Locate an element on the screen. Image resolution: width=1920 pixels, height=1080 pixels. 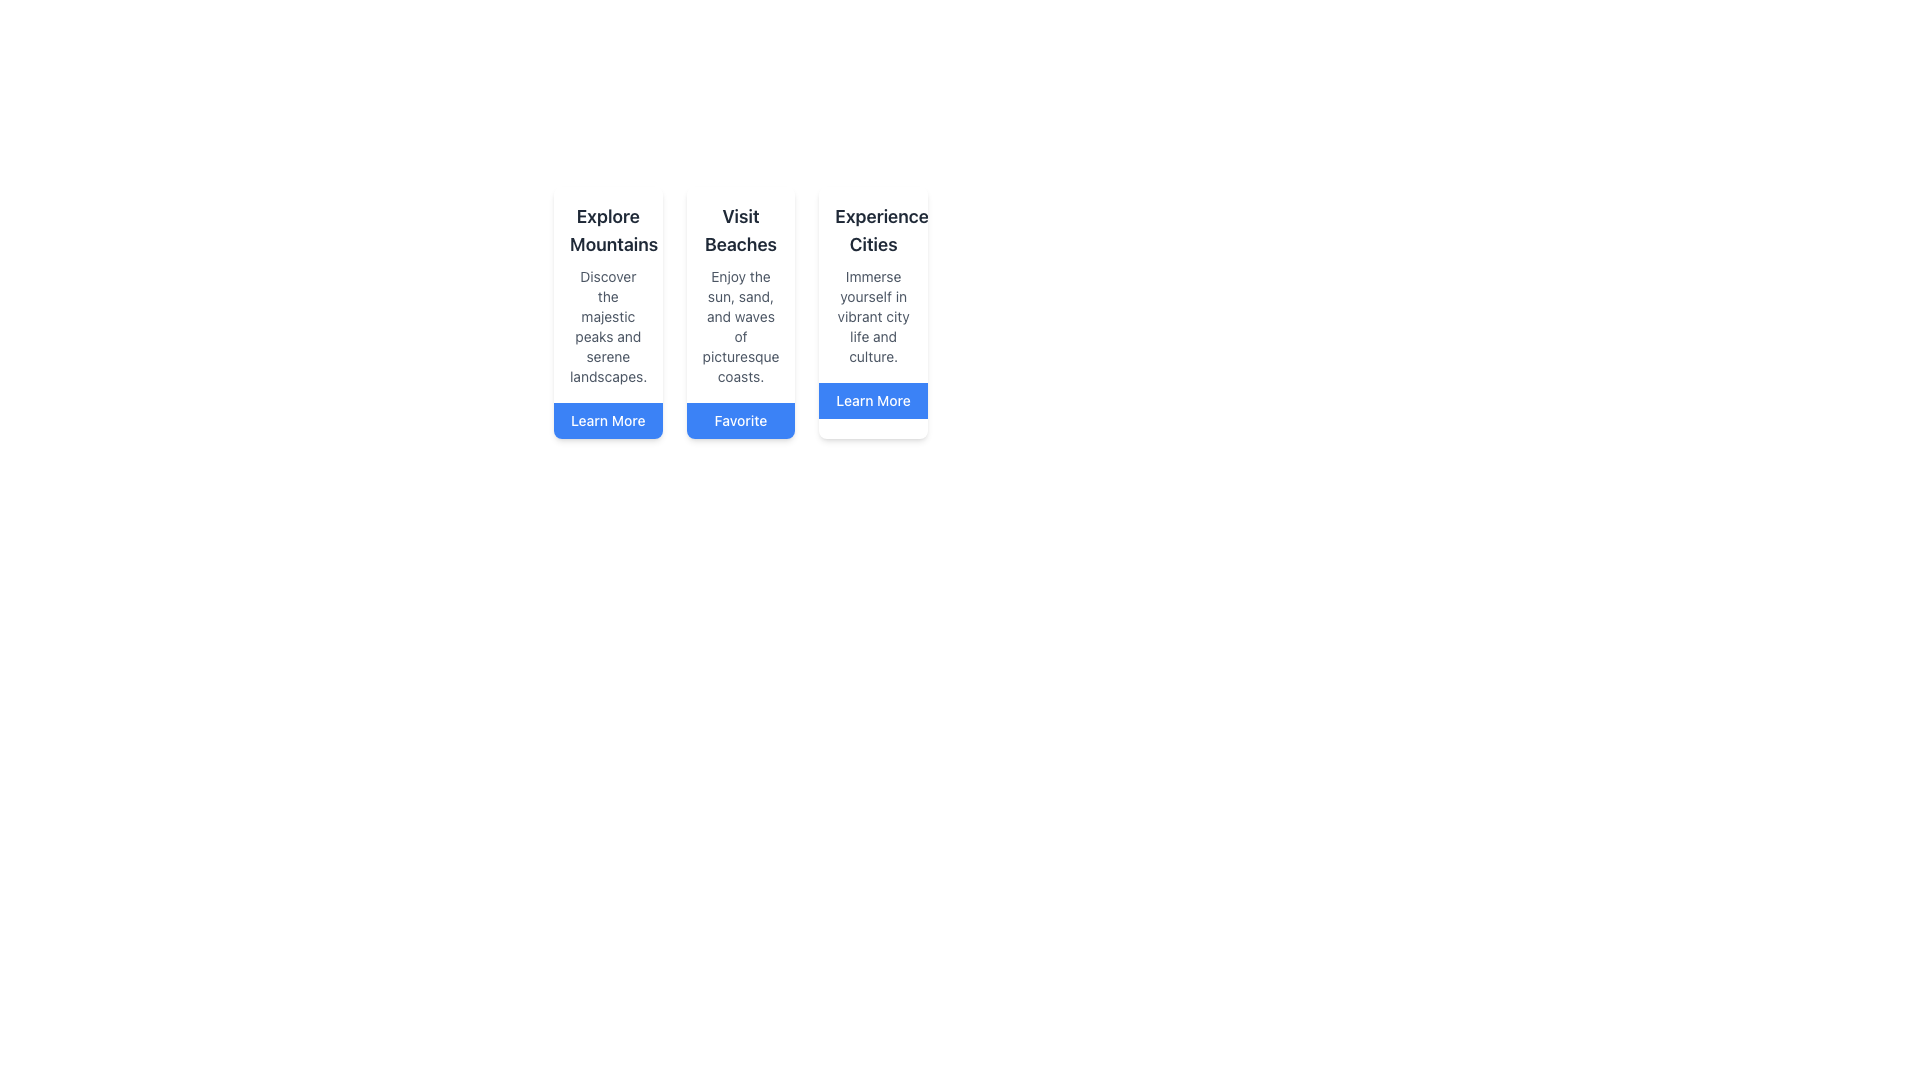
the text block that reads 'Discover the majestic peaks and serene landscapes.' which is styled with a smaller font size and muted gray color, located below the heading 'Explore Mountains.' is located at coordinates (607, 326).